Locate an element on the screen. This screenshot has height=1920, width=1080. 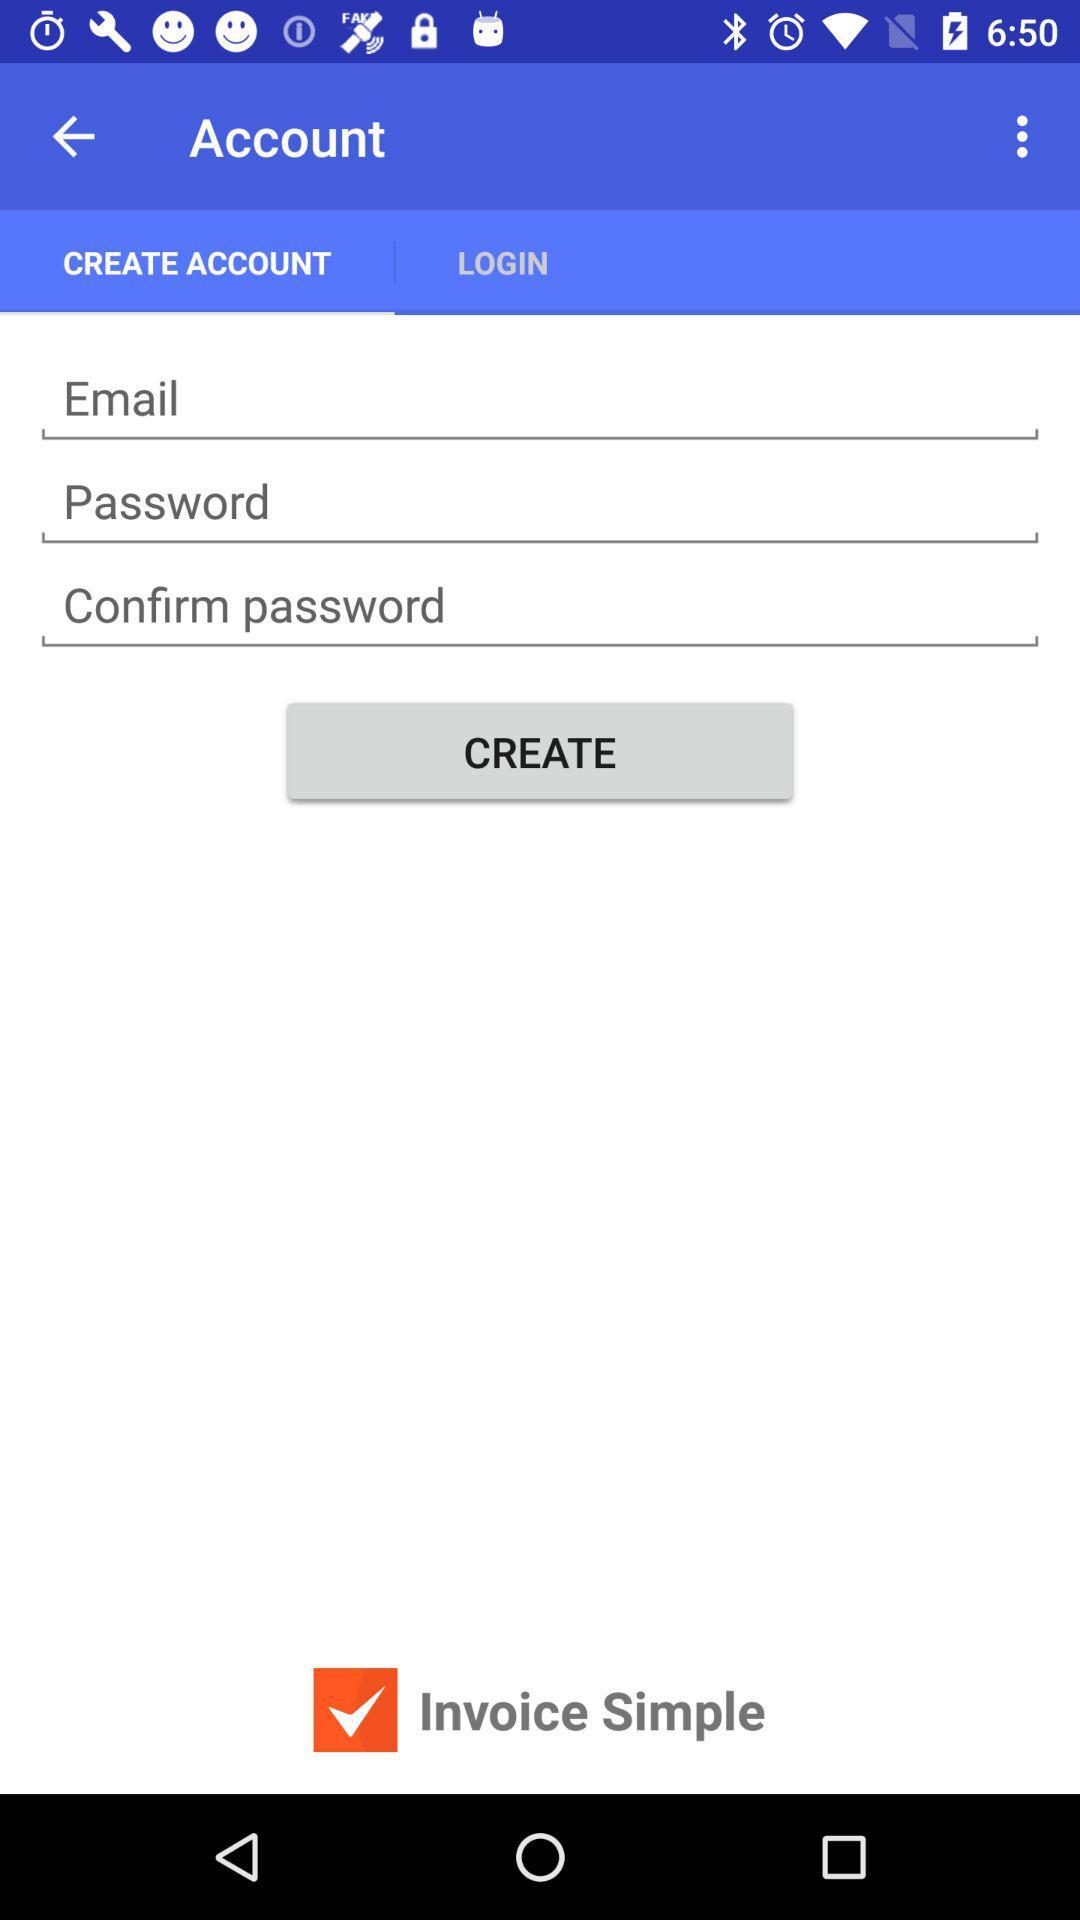
the create account app is located at coordinates (197, 261).